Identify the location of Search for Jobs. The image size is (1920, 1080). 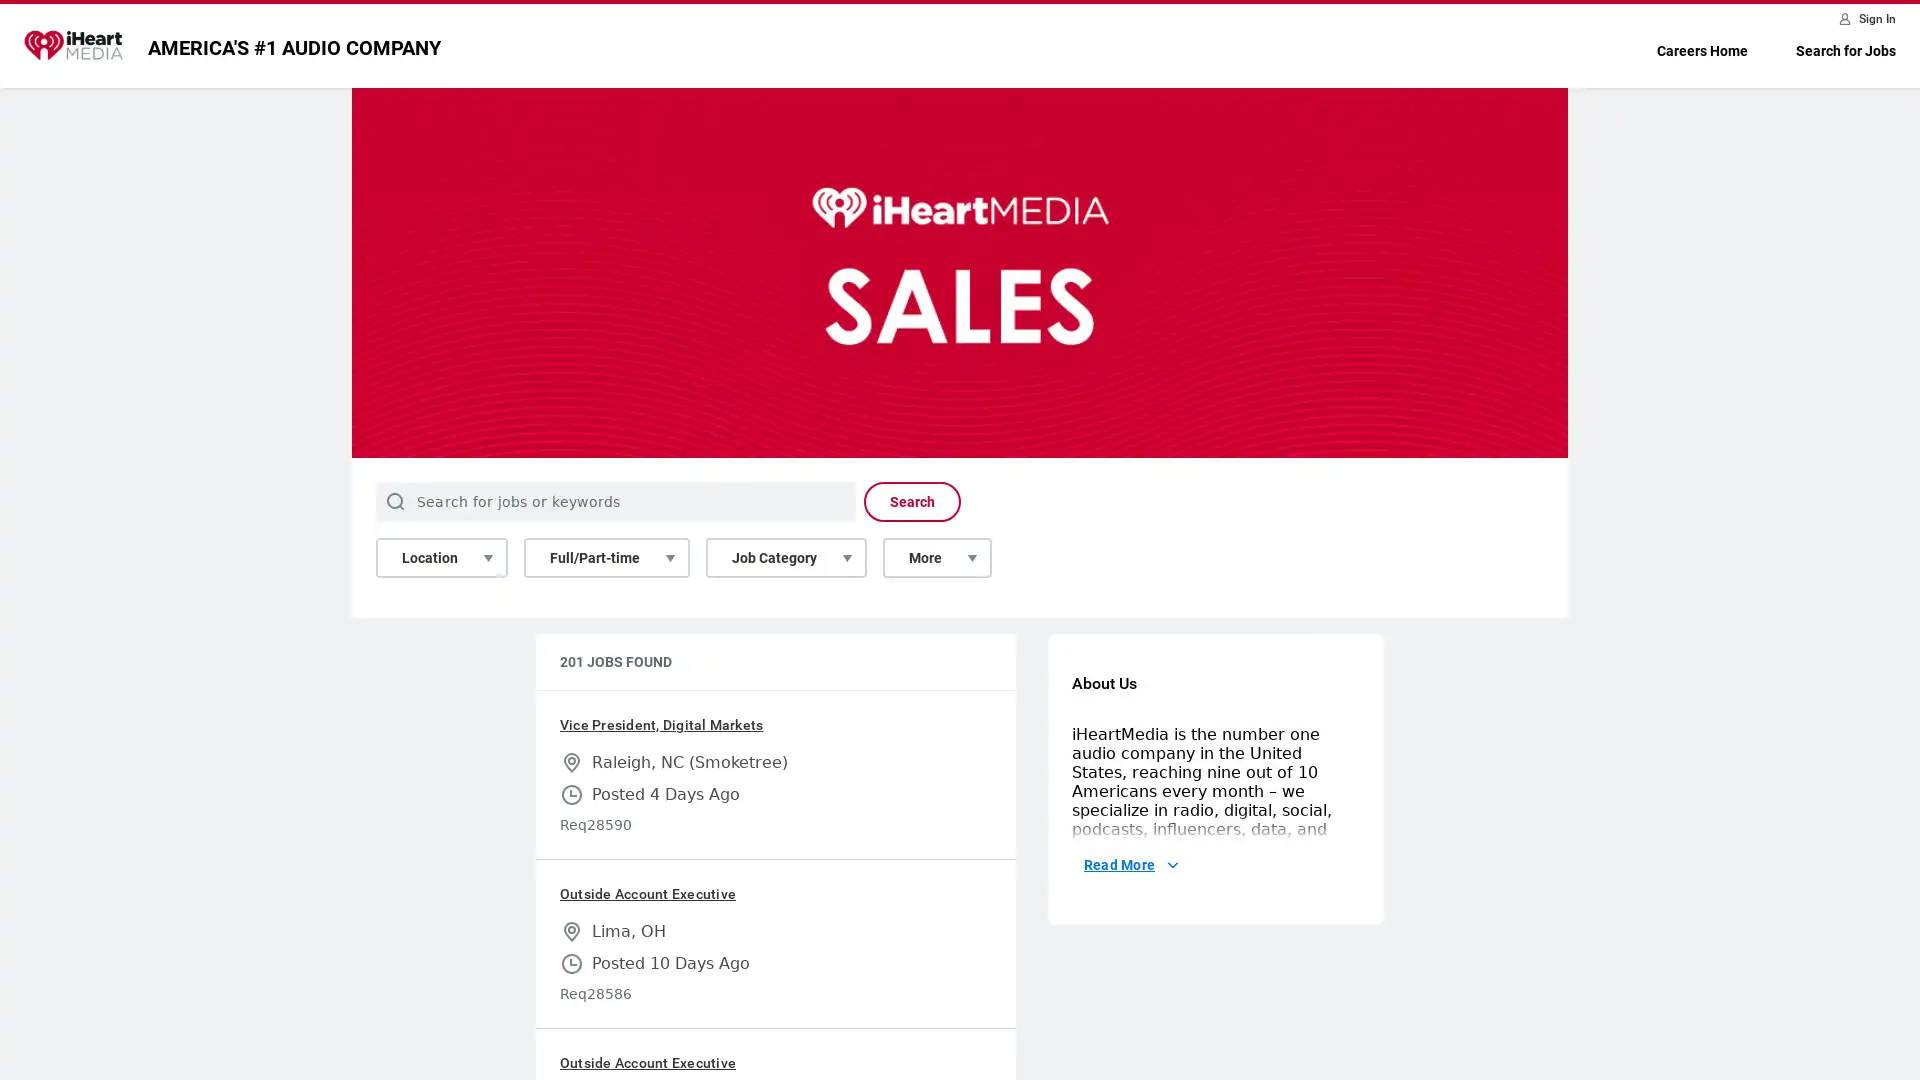
(1845, 50).